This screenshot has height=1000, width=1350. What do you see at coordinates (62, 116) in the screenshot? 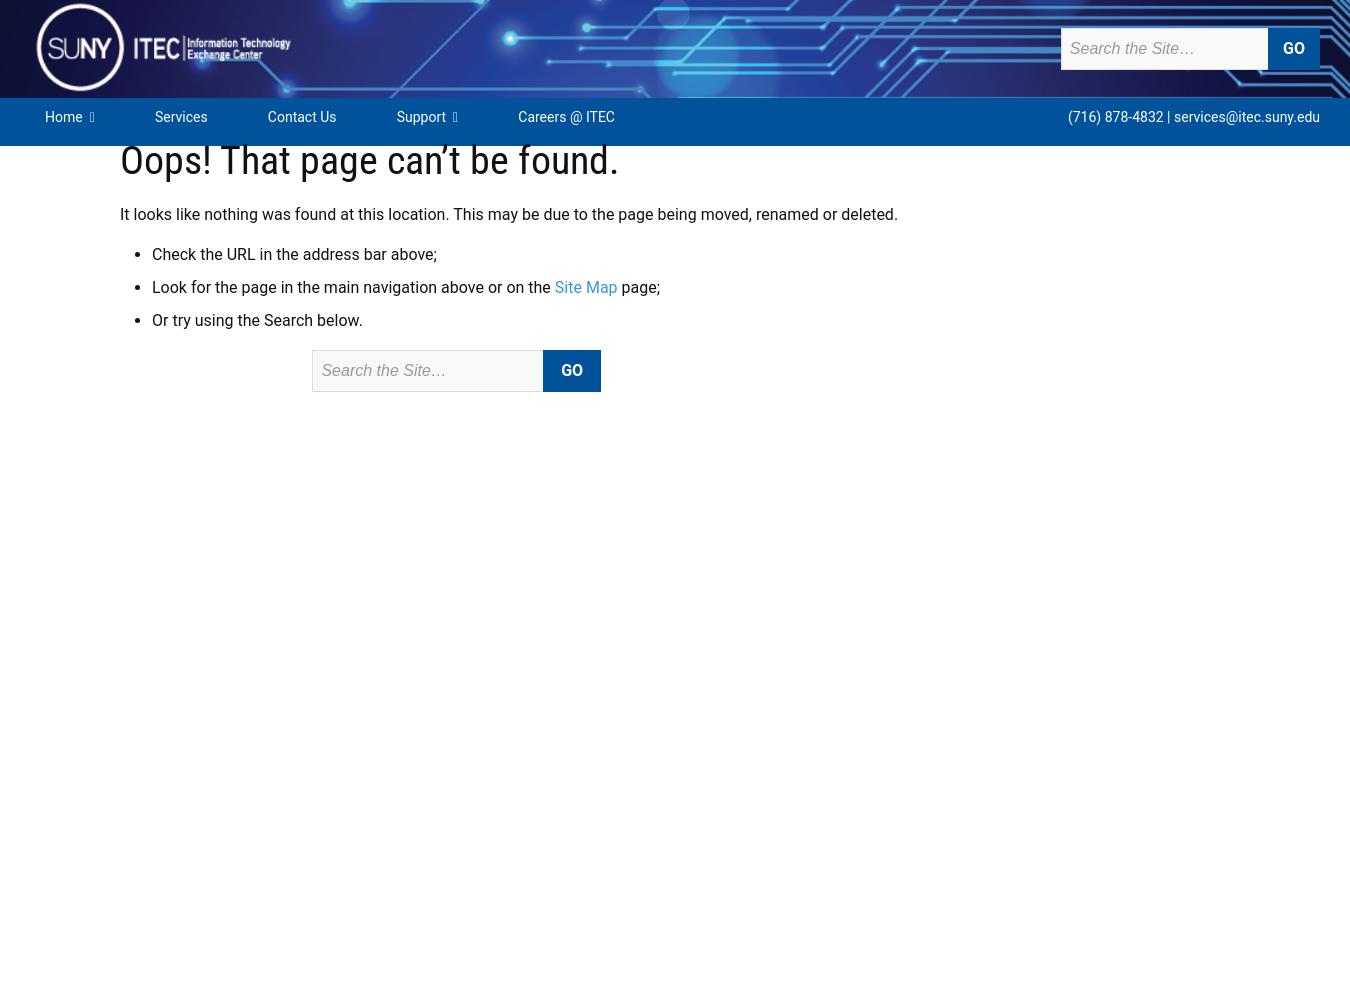
I see `'Home'` at bounding box center [62, 116].